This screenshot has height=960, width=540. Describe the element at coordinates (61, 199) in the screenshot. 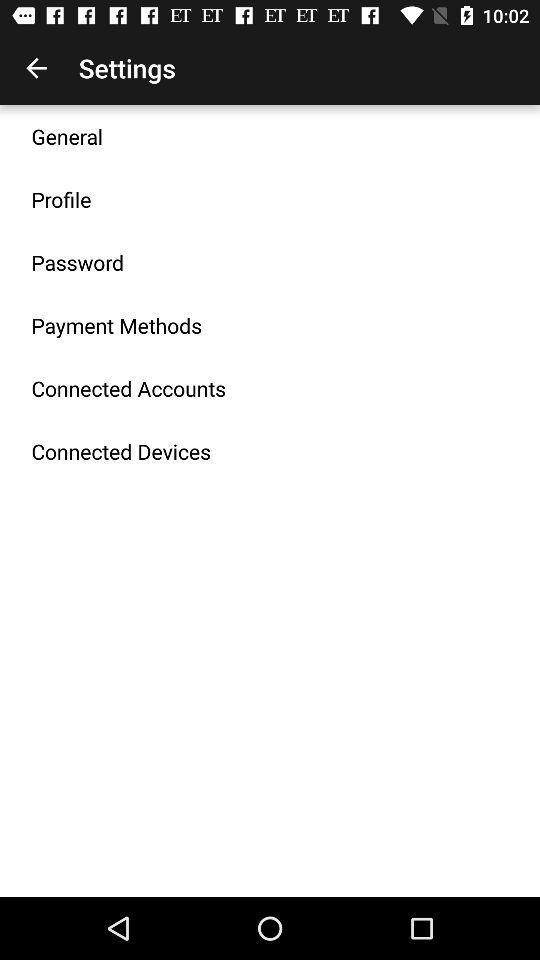

I see `profile` at that location.